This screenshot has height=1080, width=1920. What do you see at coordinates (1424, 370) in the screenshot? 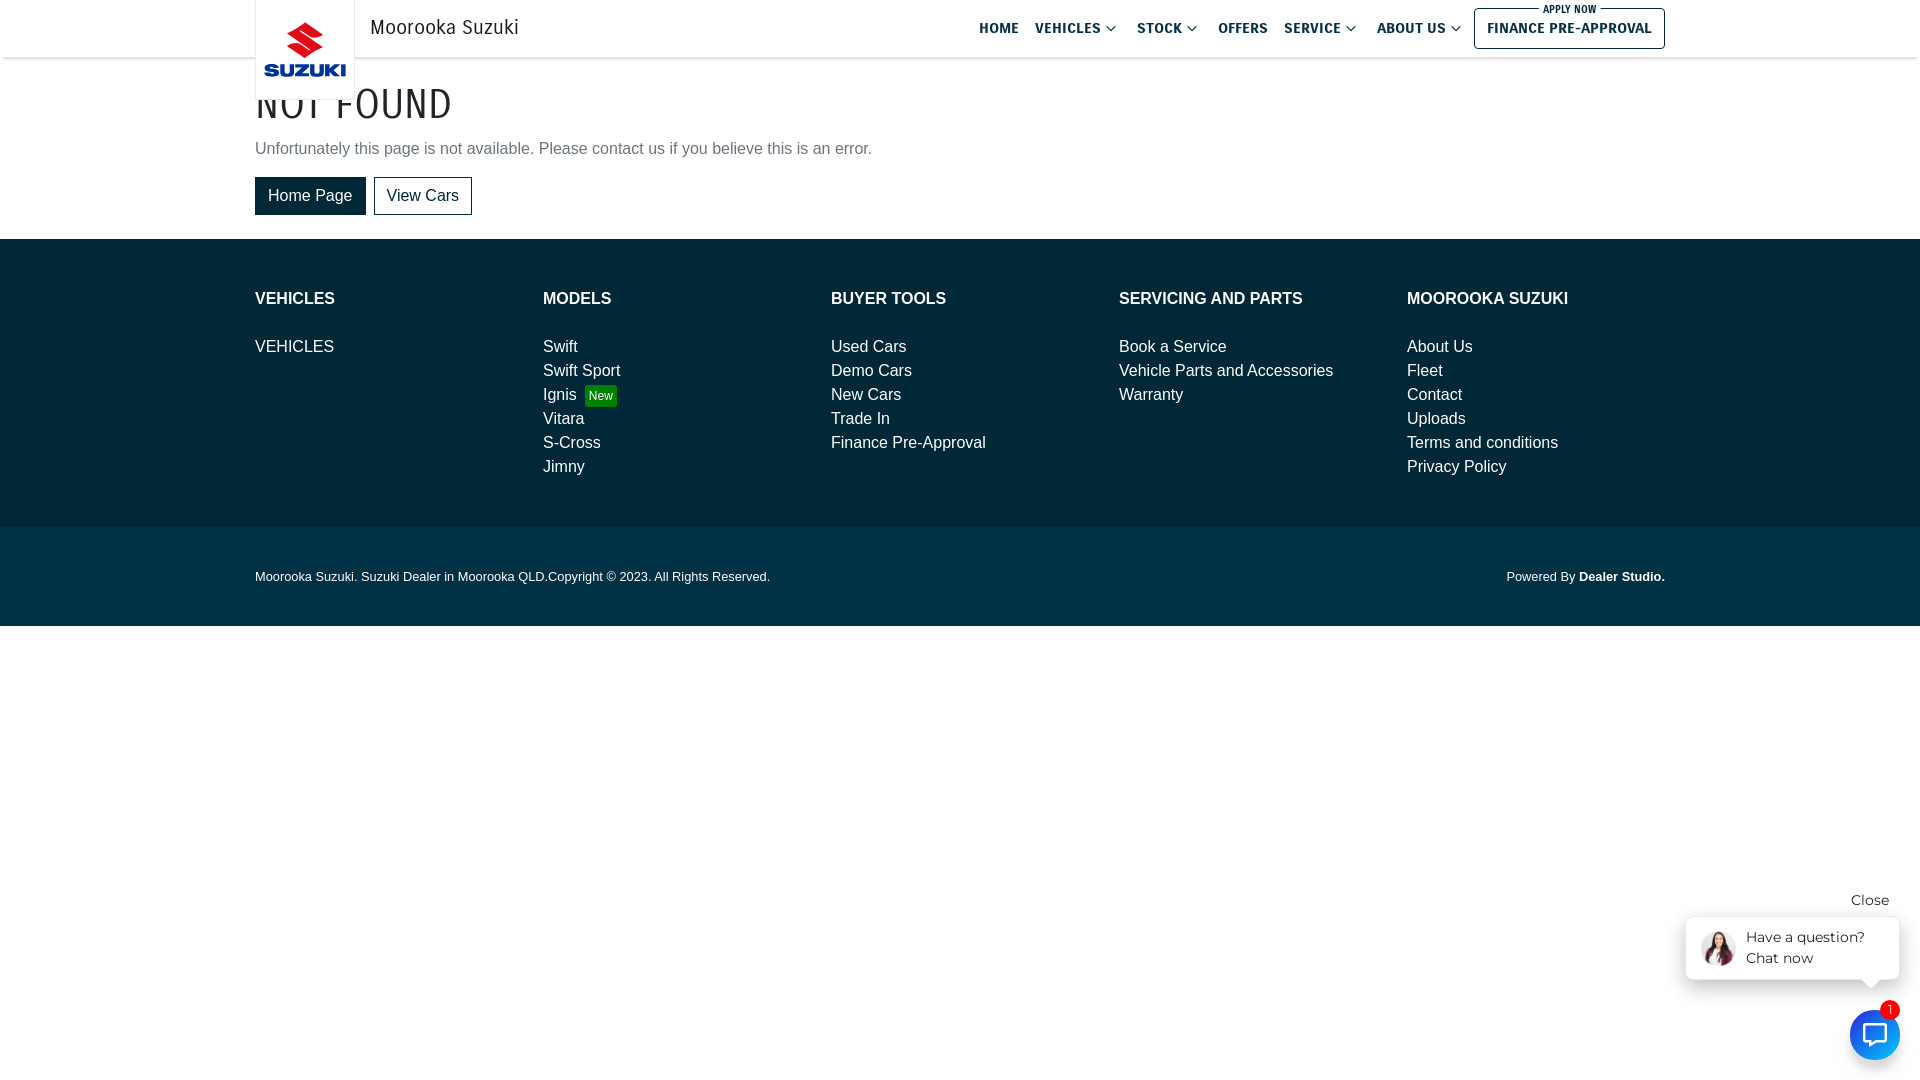
I see `'Fleet'` at bounding box center [1424, 370].